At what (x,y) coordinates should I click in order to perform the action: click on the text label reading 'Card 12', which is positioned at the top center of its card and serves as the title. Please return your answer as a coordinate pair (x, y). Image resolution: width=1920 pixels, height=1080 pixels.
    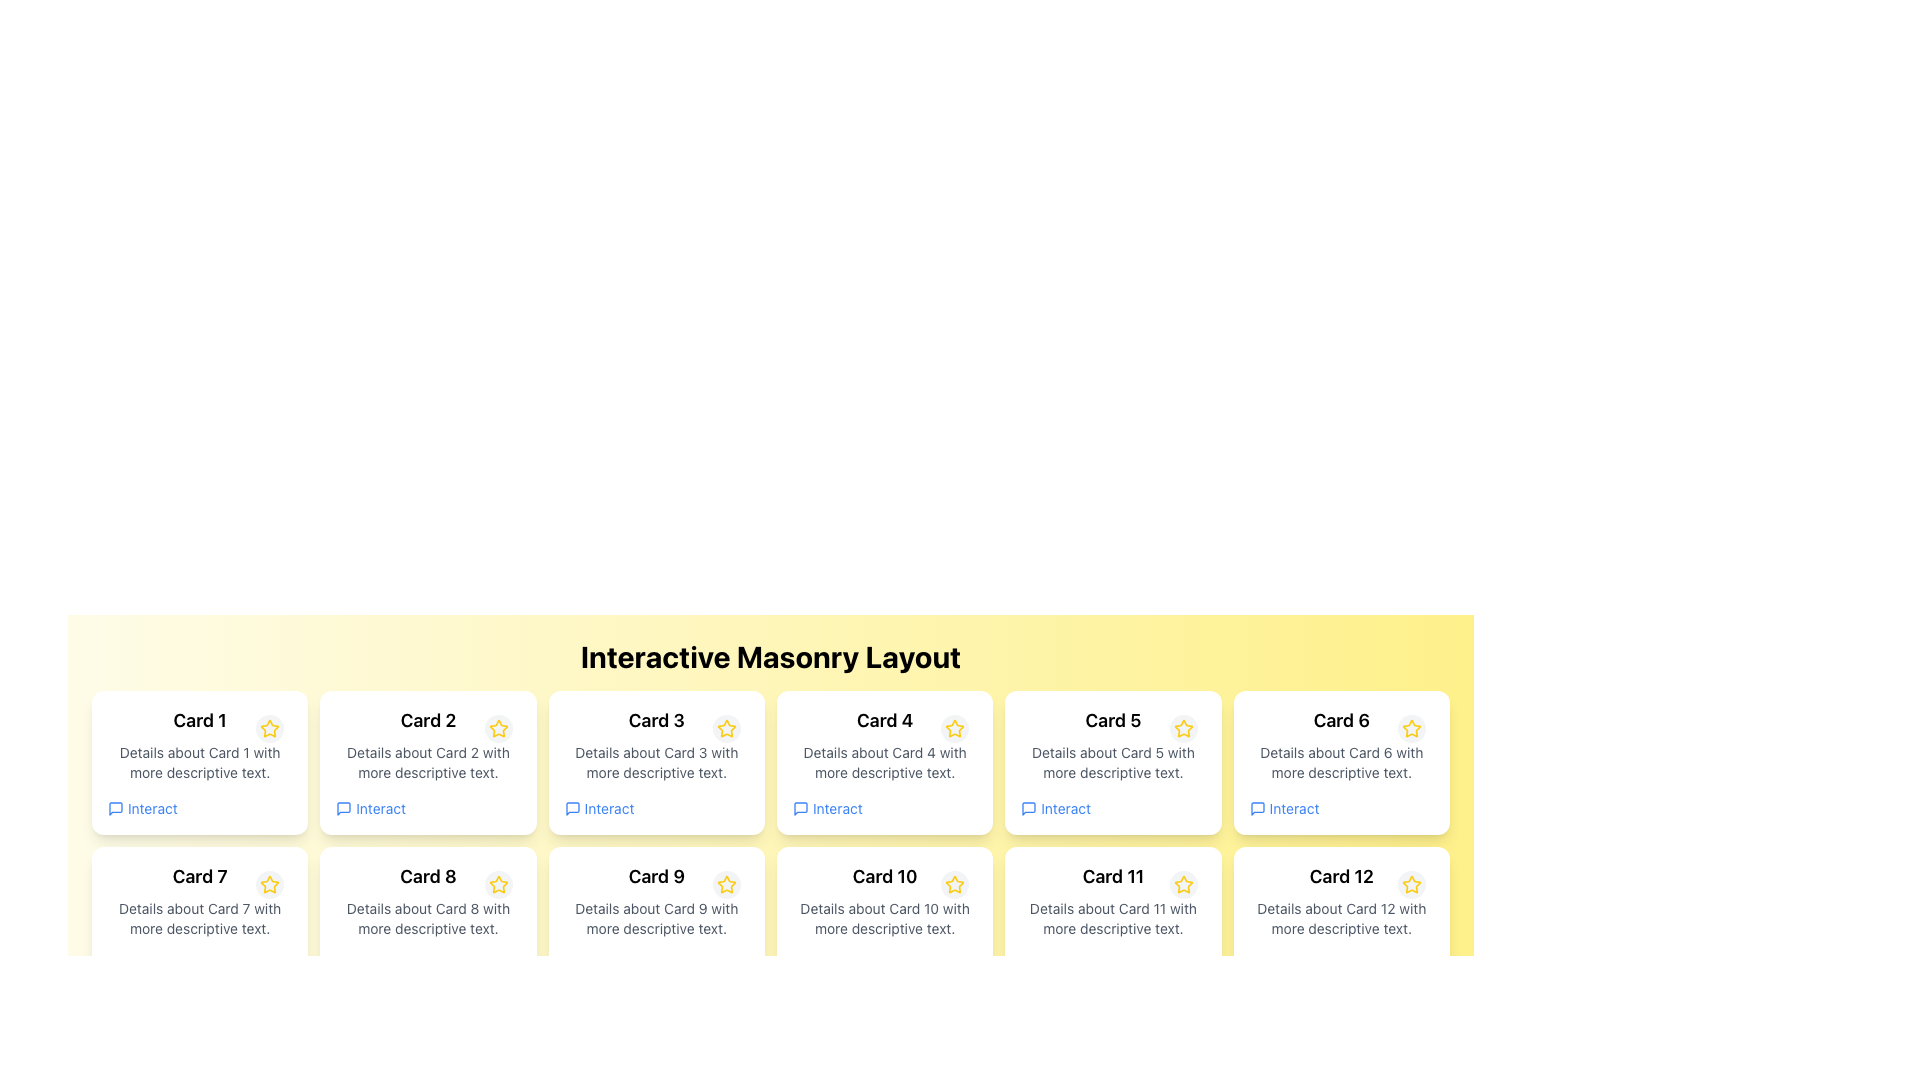
    Looking at the image, I should click on (1341, 875).